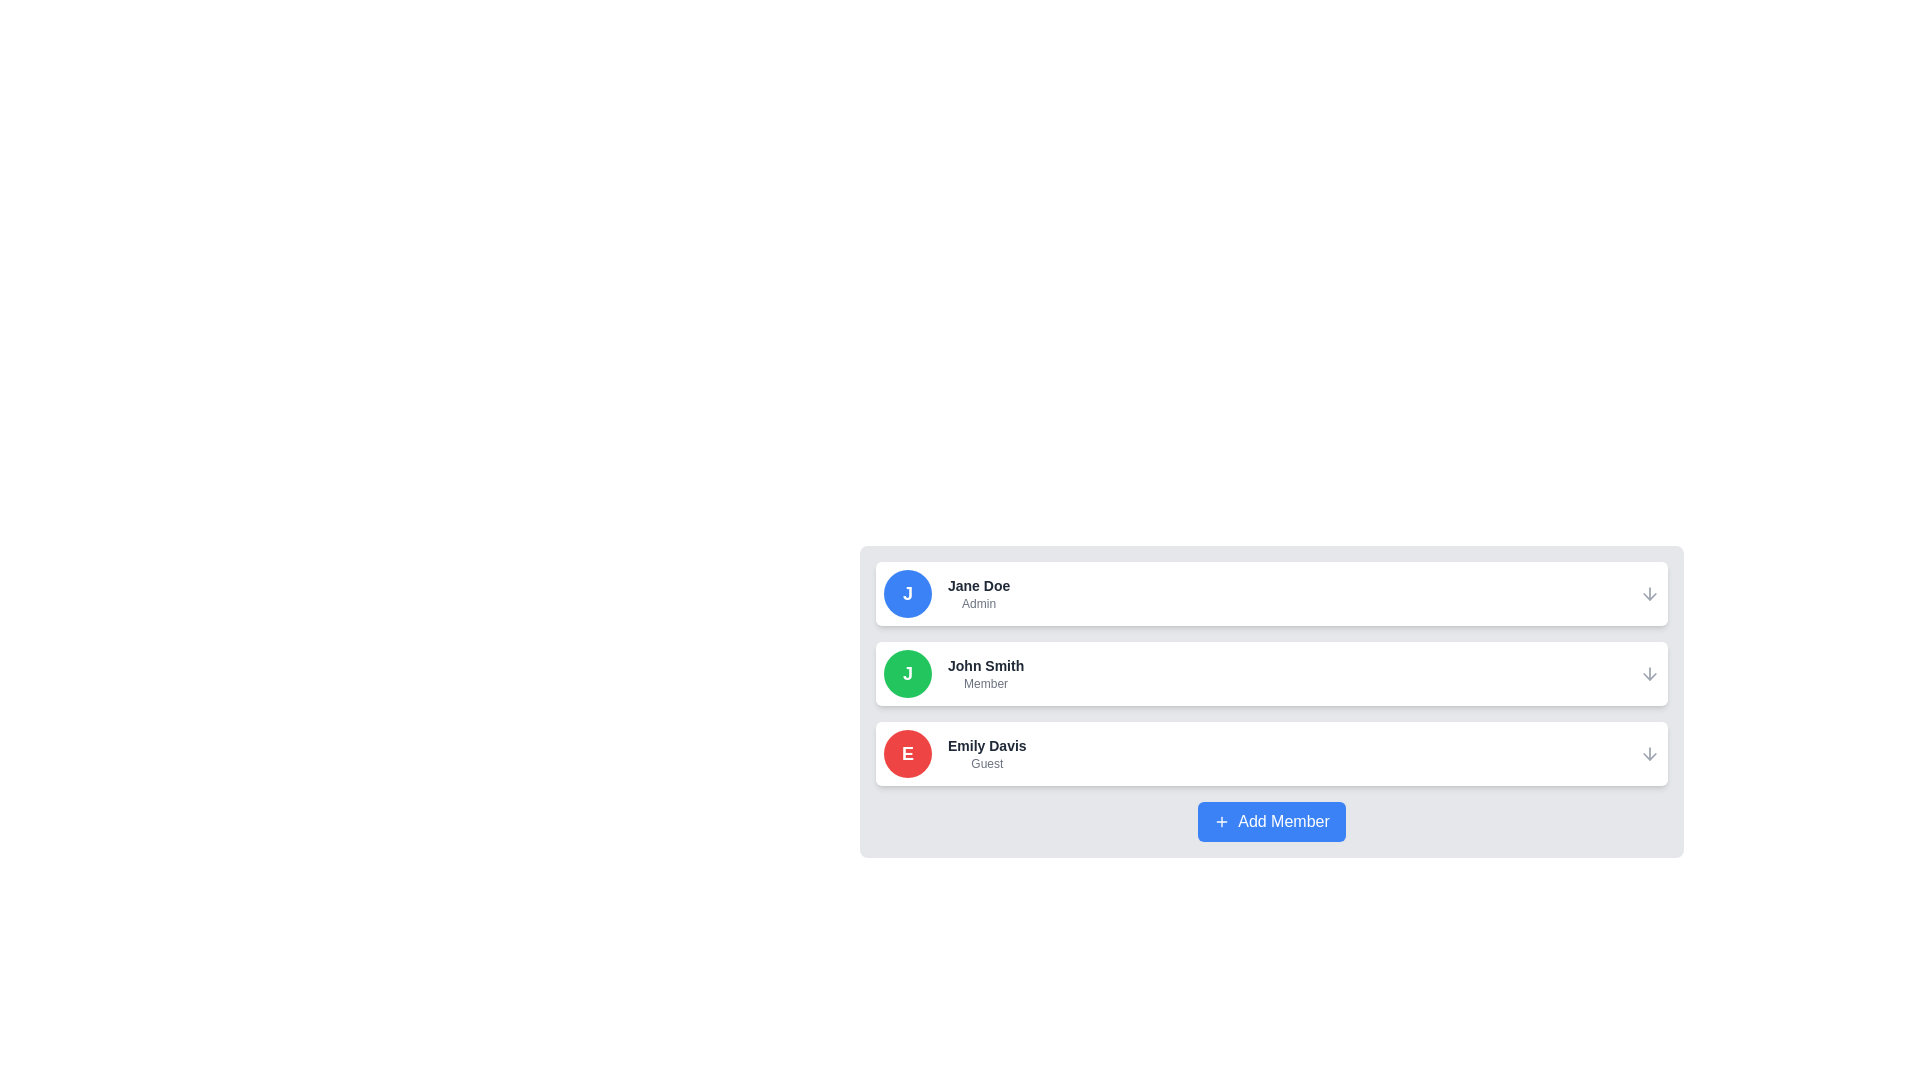 This screenshot has width=1920, height=1080. I want to click on the text label displaying 'Admin', which is positioned under 'Jane Doe' within the first item of a vertical list of members, so click(979, 603).